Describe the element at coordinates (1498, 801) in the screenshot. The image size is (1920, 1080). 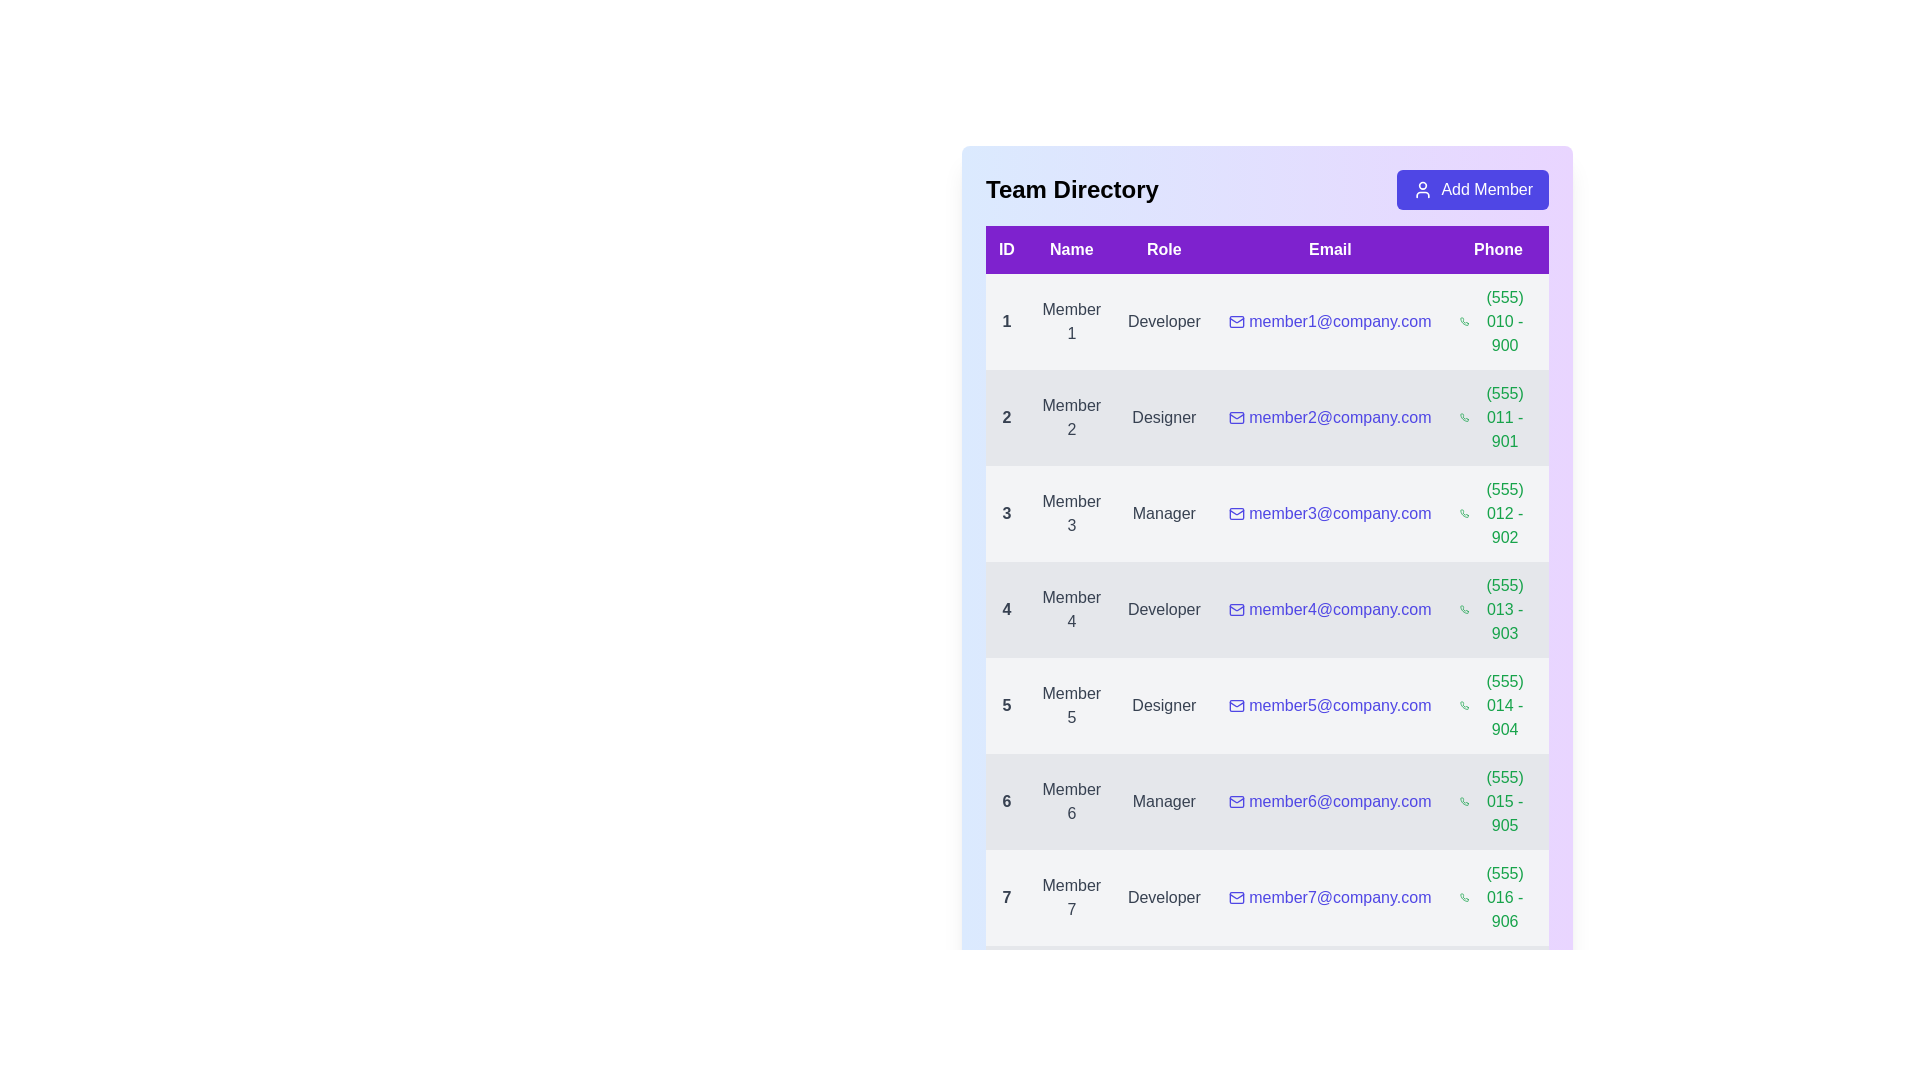
I see `the phone number (555) 015 - 905 to initiate a call` at that location.